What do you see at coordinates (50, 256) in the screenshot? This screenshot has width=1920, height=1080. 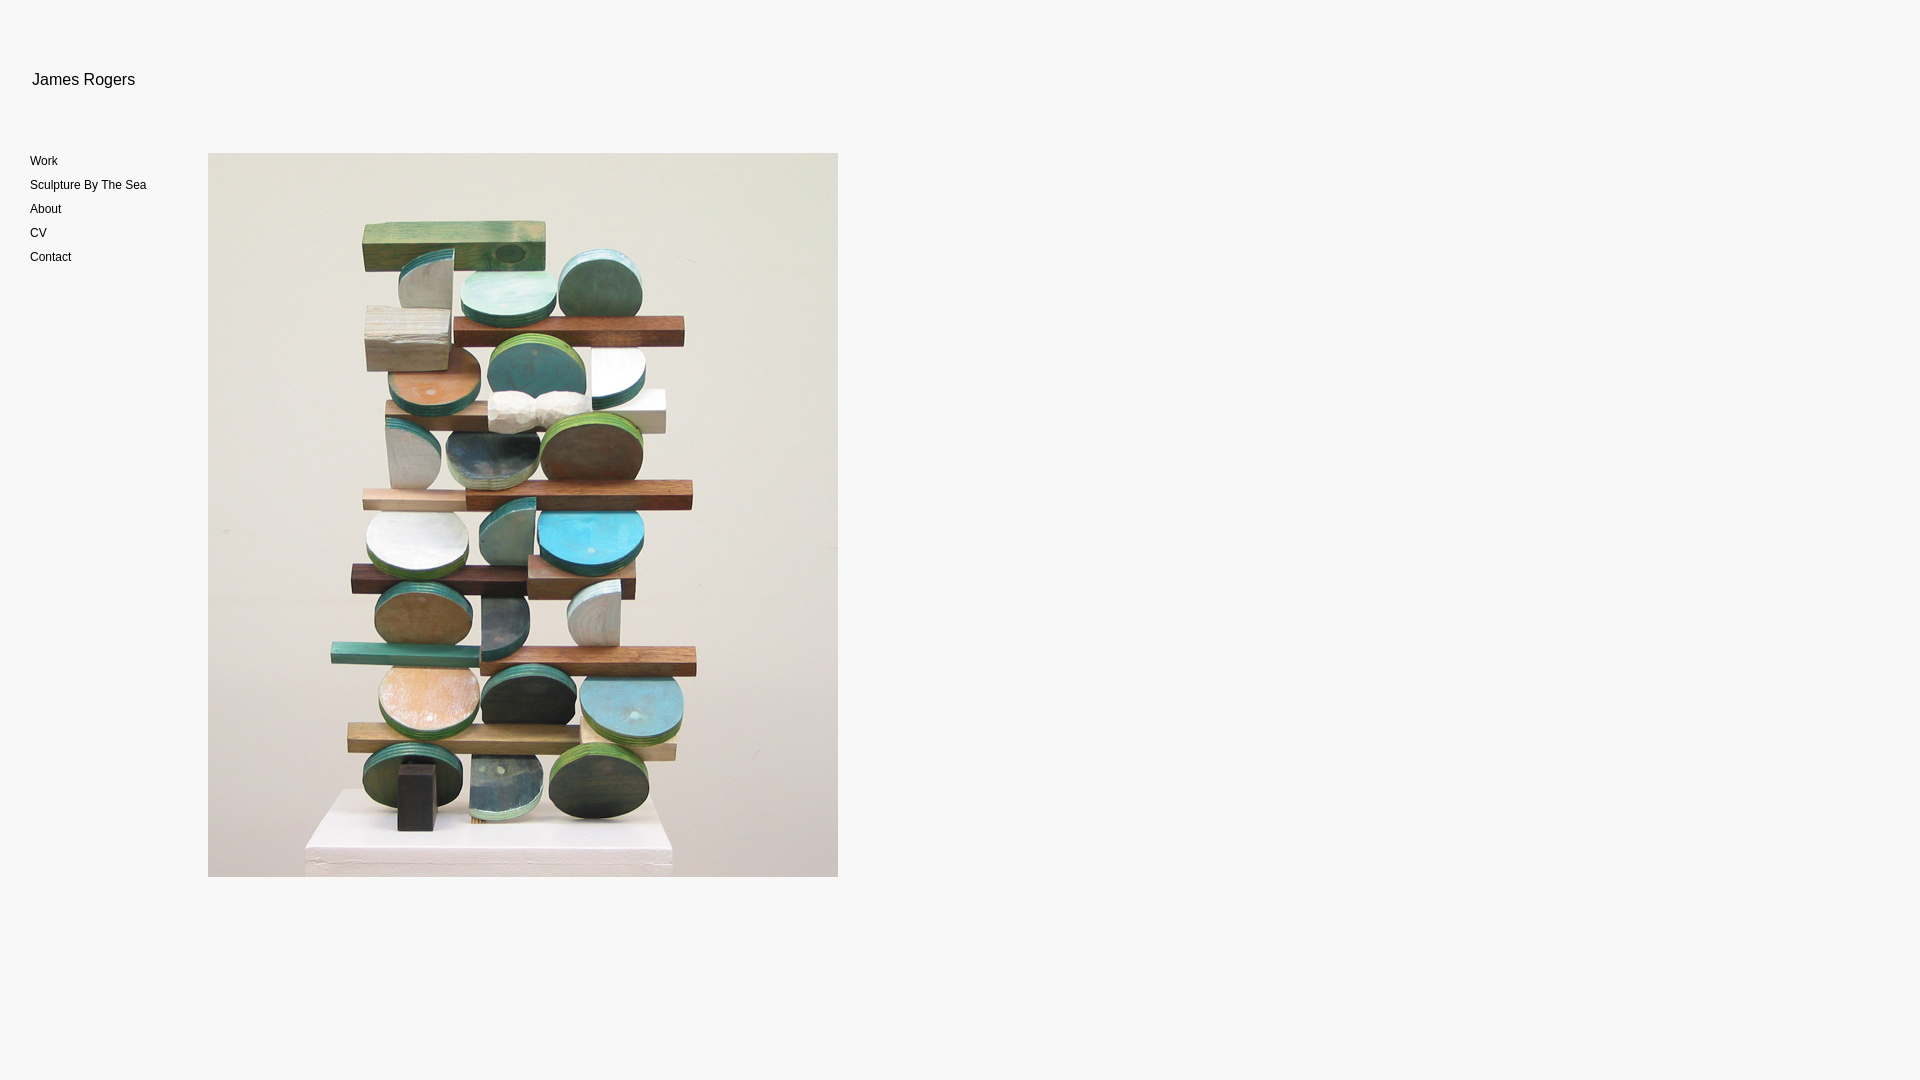 I see `'Contact'` at bounding box center [50, 256].